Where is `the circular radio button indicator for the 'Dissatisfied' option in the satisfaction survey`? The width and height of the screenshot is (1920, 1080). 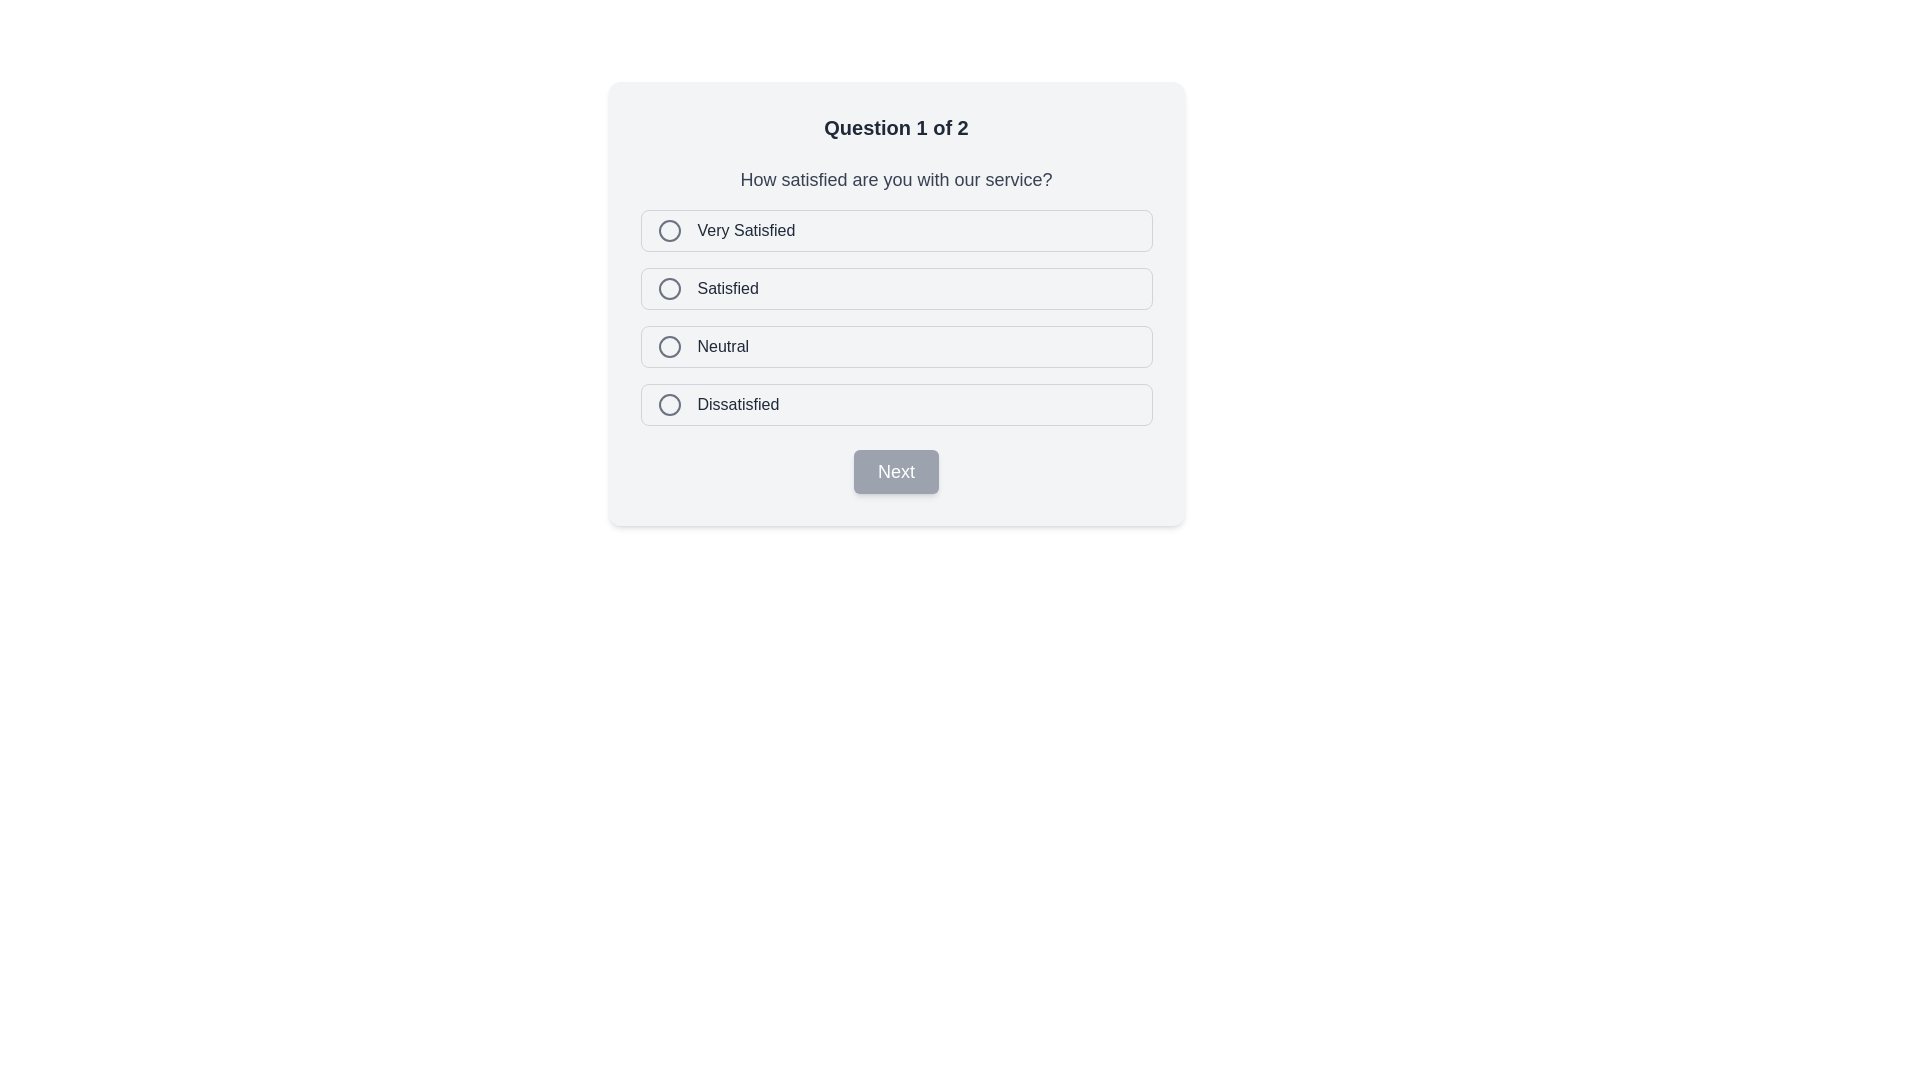
the circular radio button indicator for the 'Dissatisfied' option in the satisfaction survey is located at coordinates (669, 405).